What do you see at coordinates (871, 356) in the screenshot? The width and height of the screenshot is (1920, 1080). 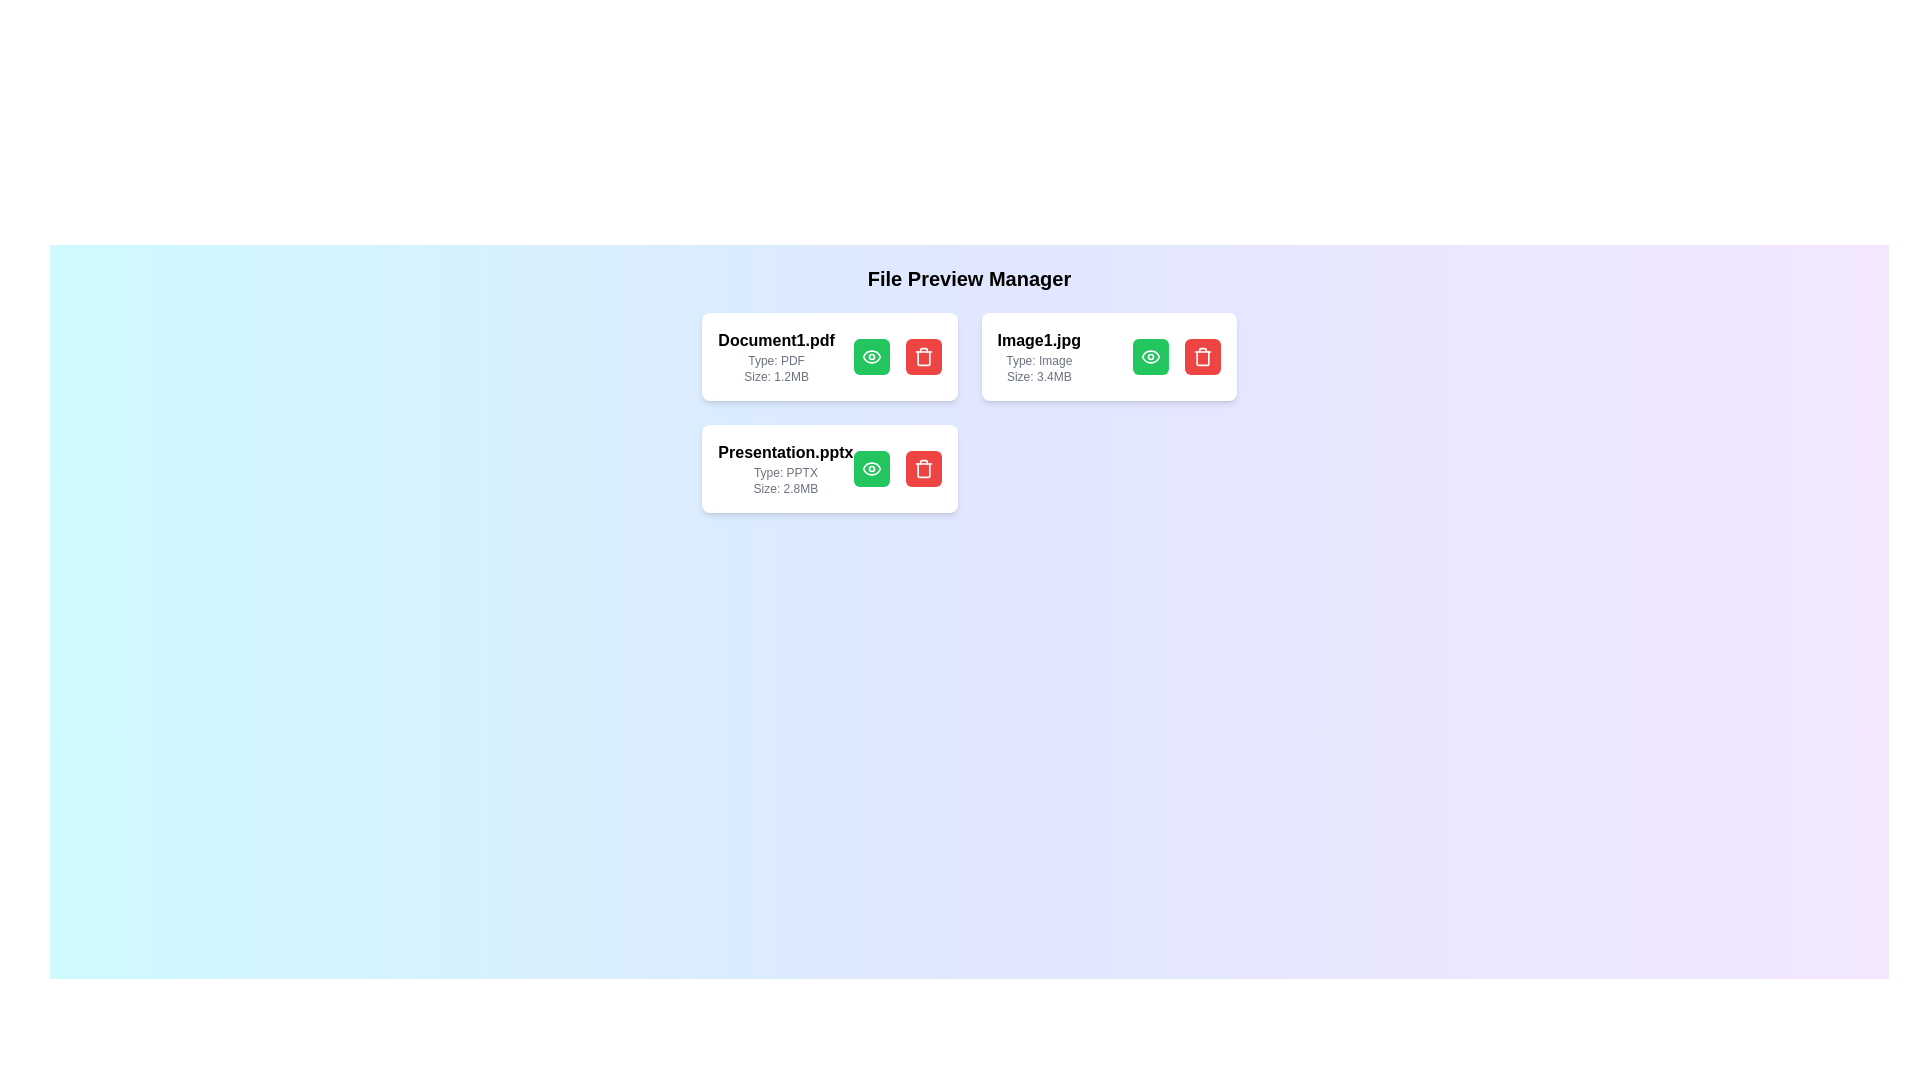 I see `the green button with a white eye icon located next to the 'Document1.pdf' file details in the top-left card of the file list` at bounding box center [871, 356].